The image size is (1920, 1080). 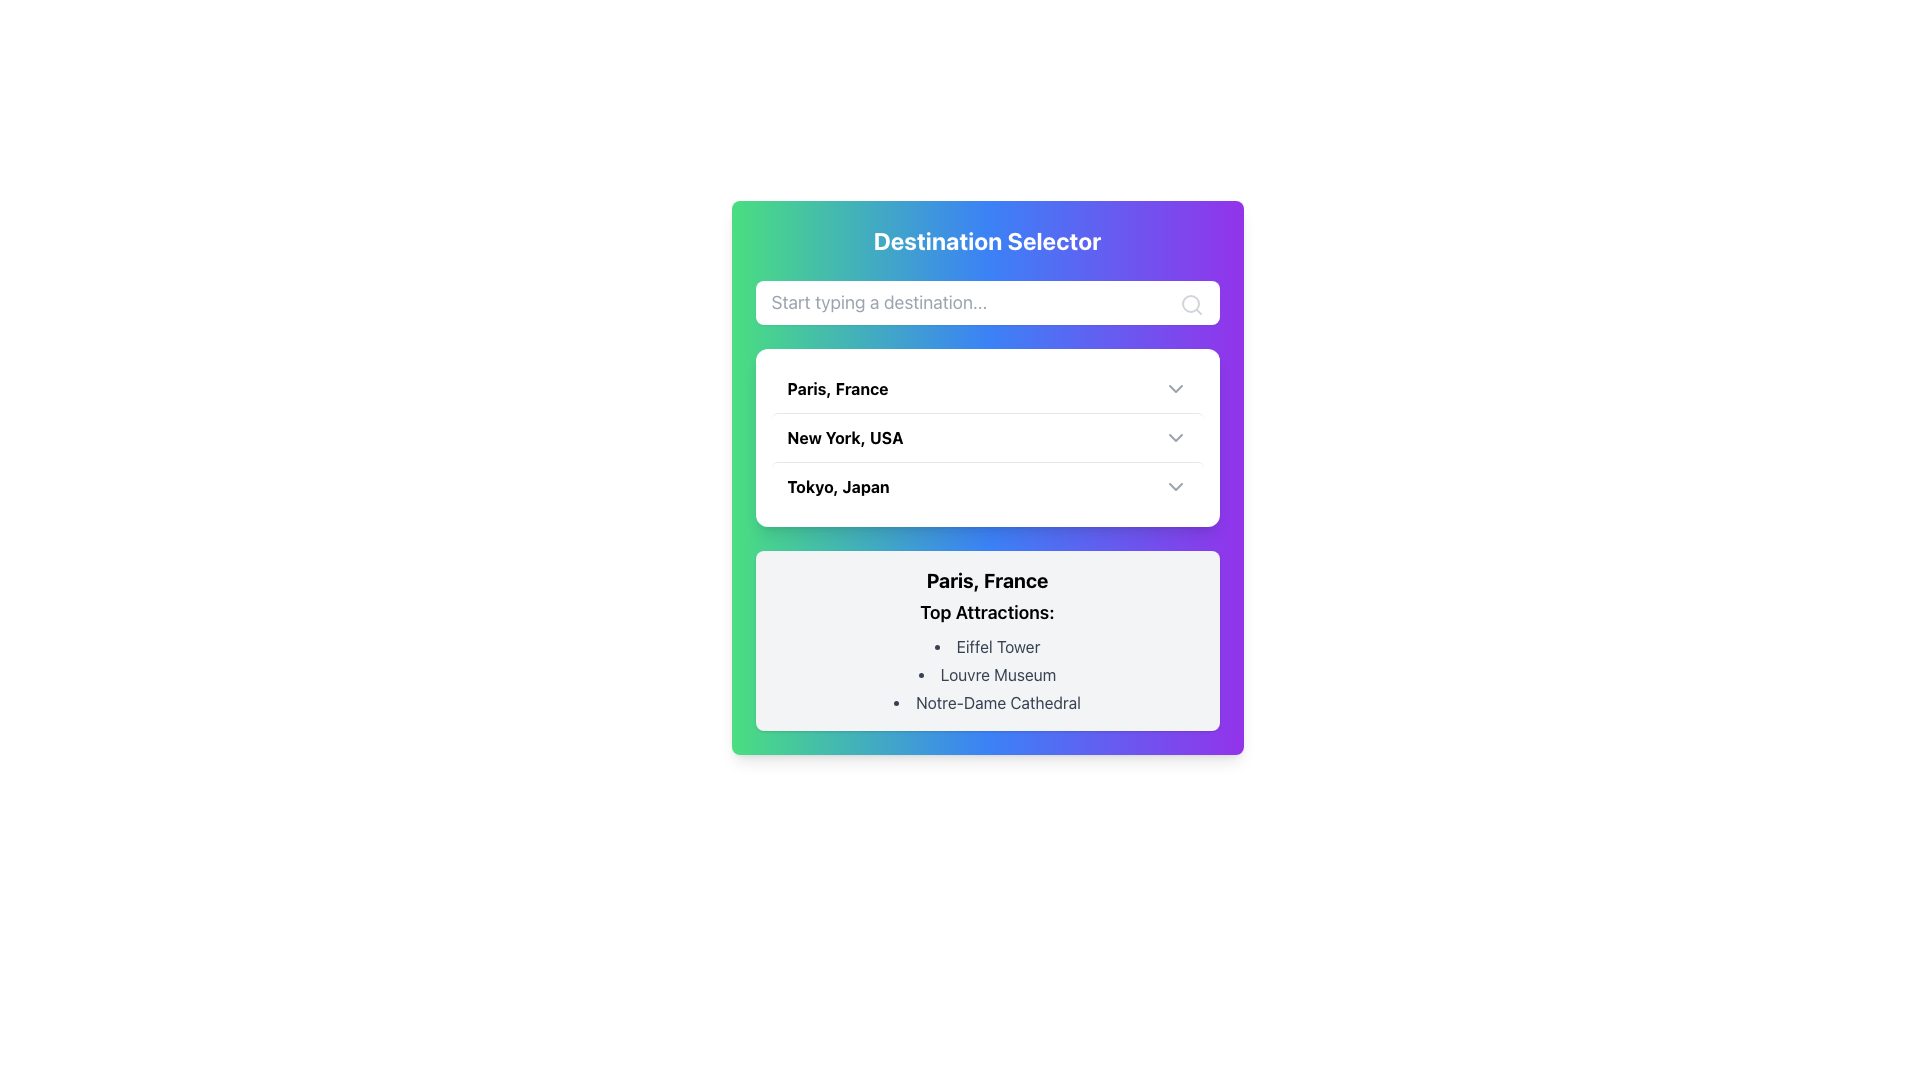 I want to click on the Text Label that serves as a heading for the destination selection section, which is positioned at the top of the colorful gradient box, so click(x=987, y=239).